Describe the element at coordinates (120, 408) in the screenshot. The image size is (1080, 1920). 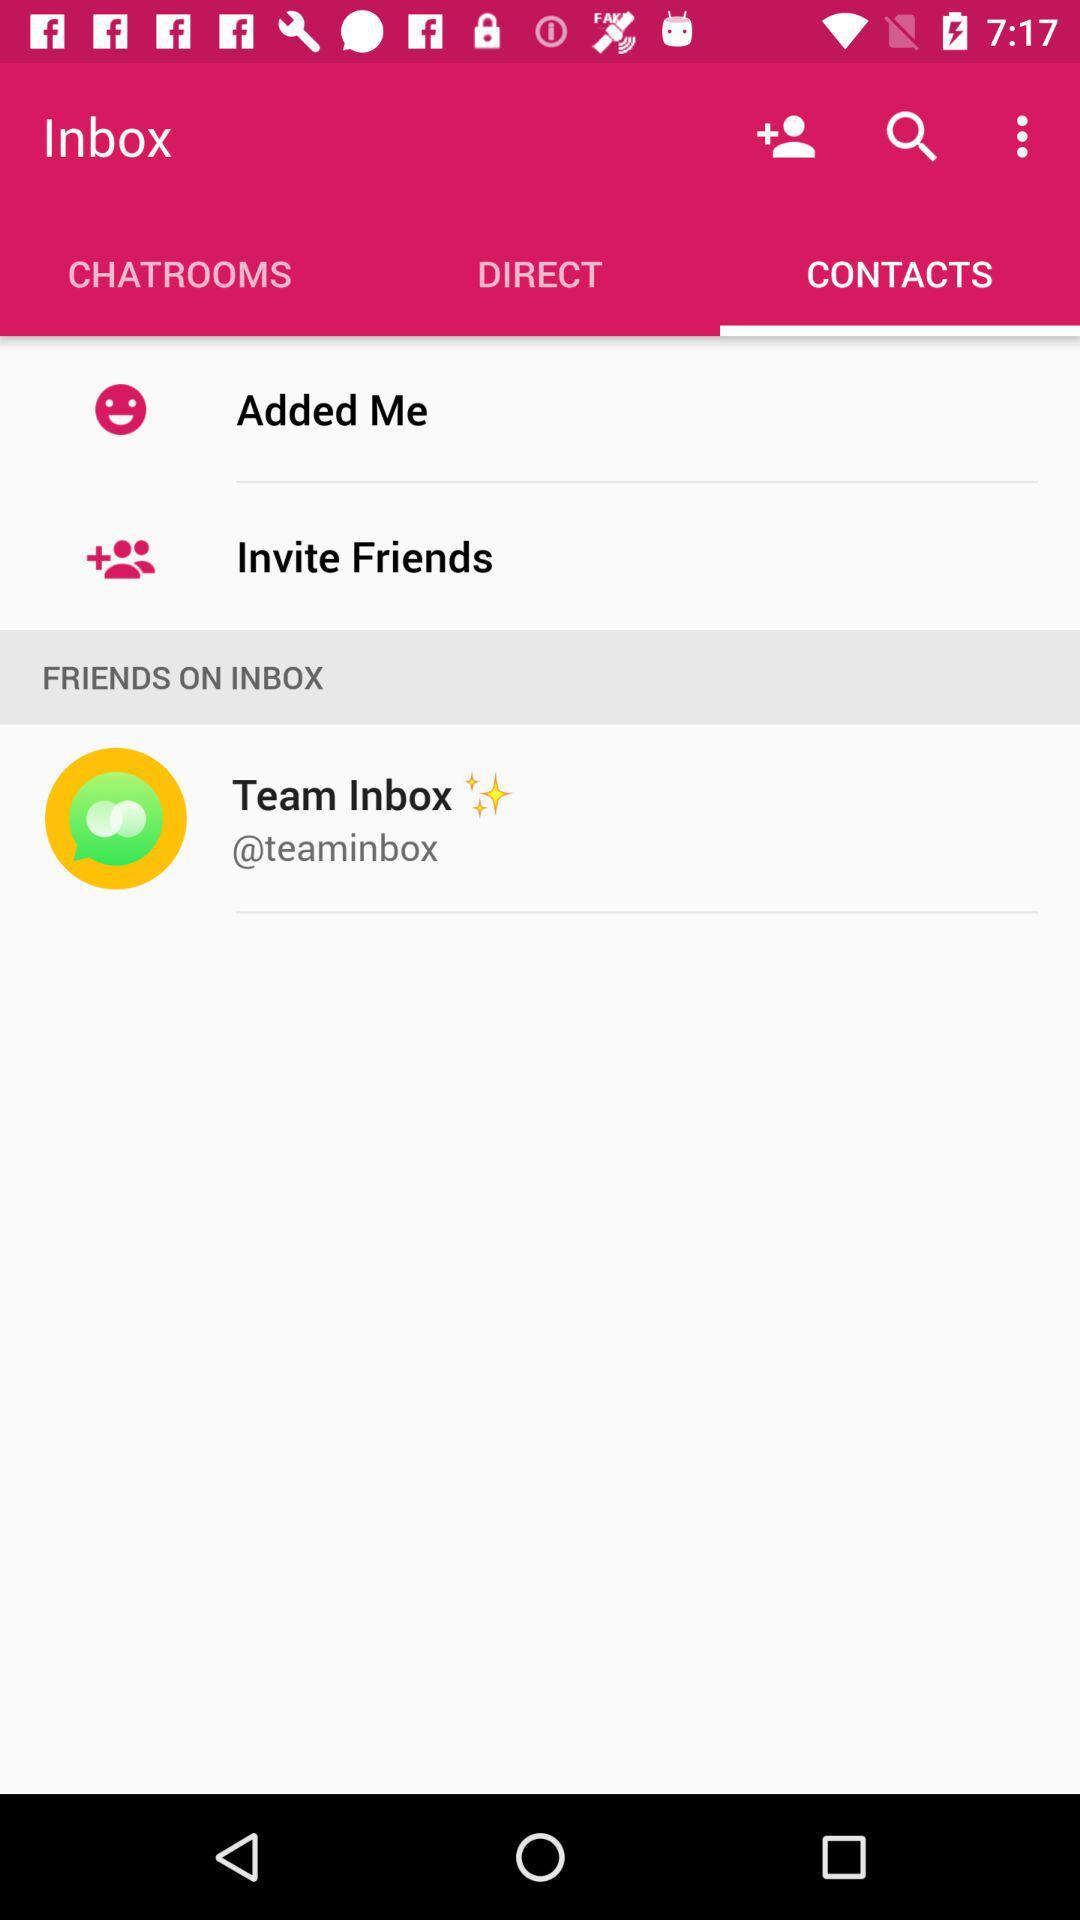
I see `the smiley icon` at that location.